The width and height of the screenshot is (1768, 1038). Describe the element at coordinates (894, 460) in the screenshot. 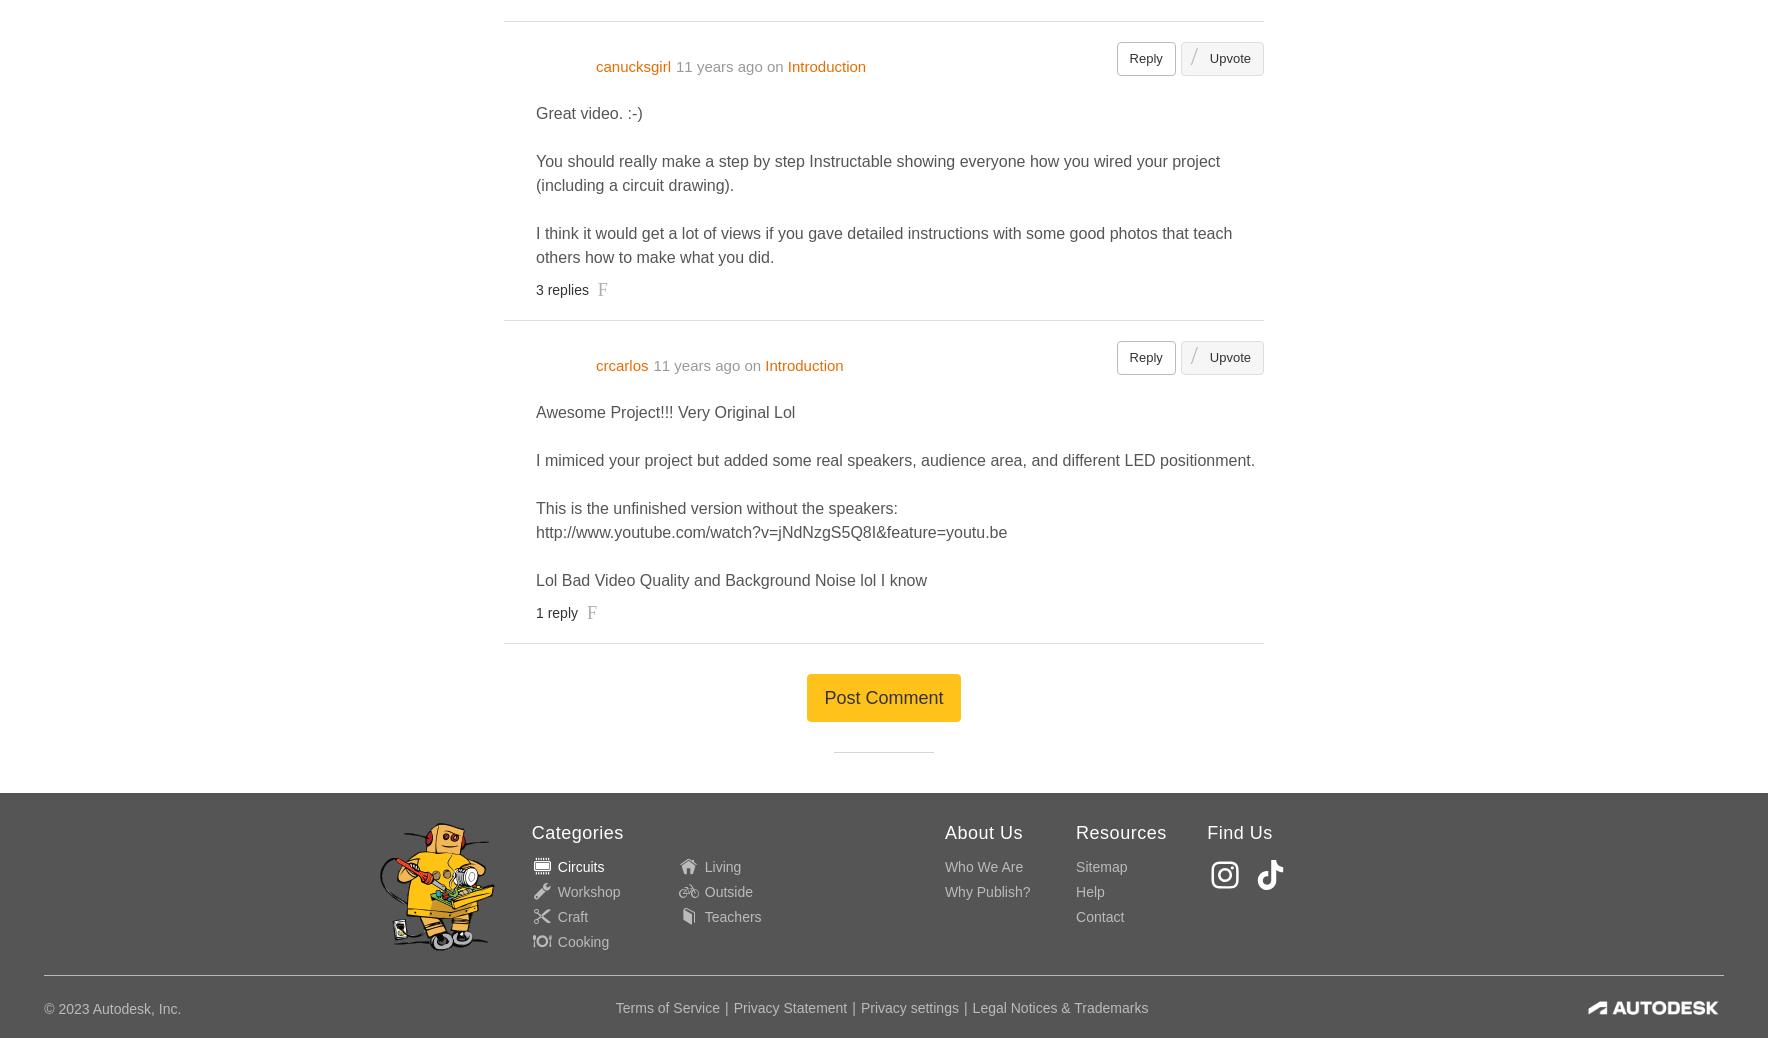

I see `'I mimiced your project but added some real speakers, audience area, and different LED positionment.'` at that location.